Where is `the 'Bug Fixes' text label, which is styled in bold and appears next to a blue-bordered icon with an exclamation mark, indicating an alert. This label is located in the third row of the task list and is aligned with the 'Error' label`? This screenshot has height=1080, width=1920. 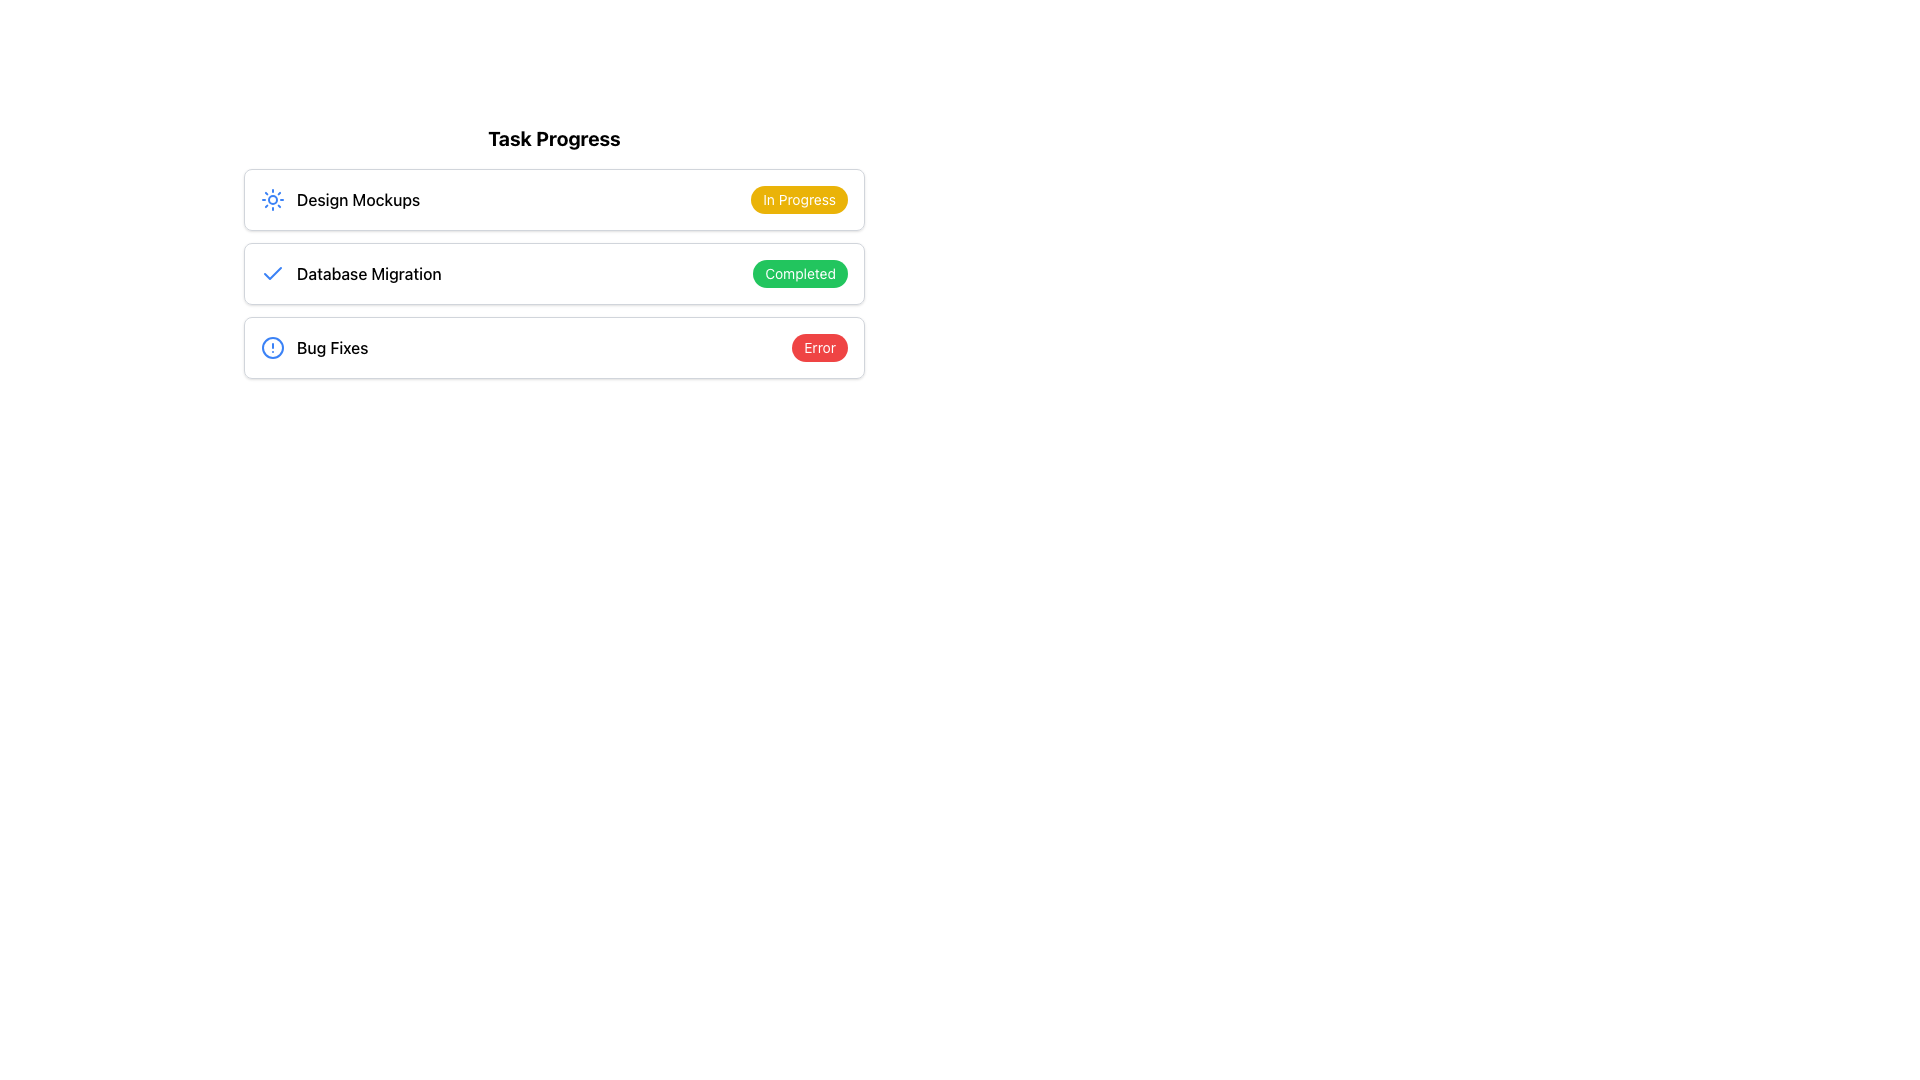 the 'Bug Fixes' text label, which is styled in bold and appears next to a blue-bordered icon with an exclamation mark, indicating an alert. This label is located in the third row of the task list and is aligned with the 'Error' label is located at coordinates (313, 346).